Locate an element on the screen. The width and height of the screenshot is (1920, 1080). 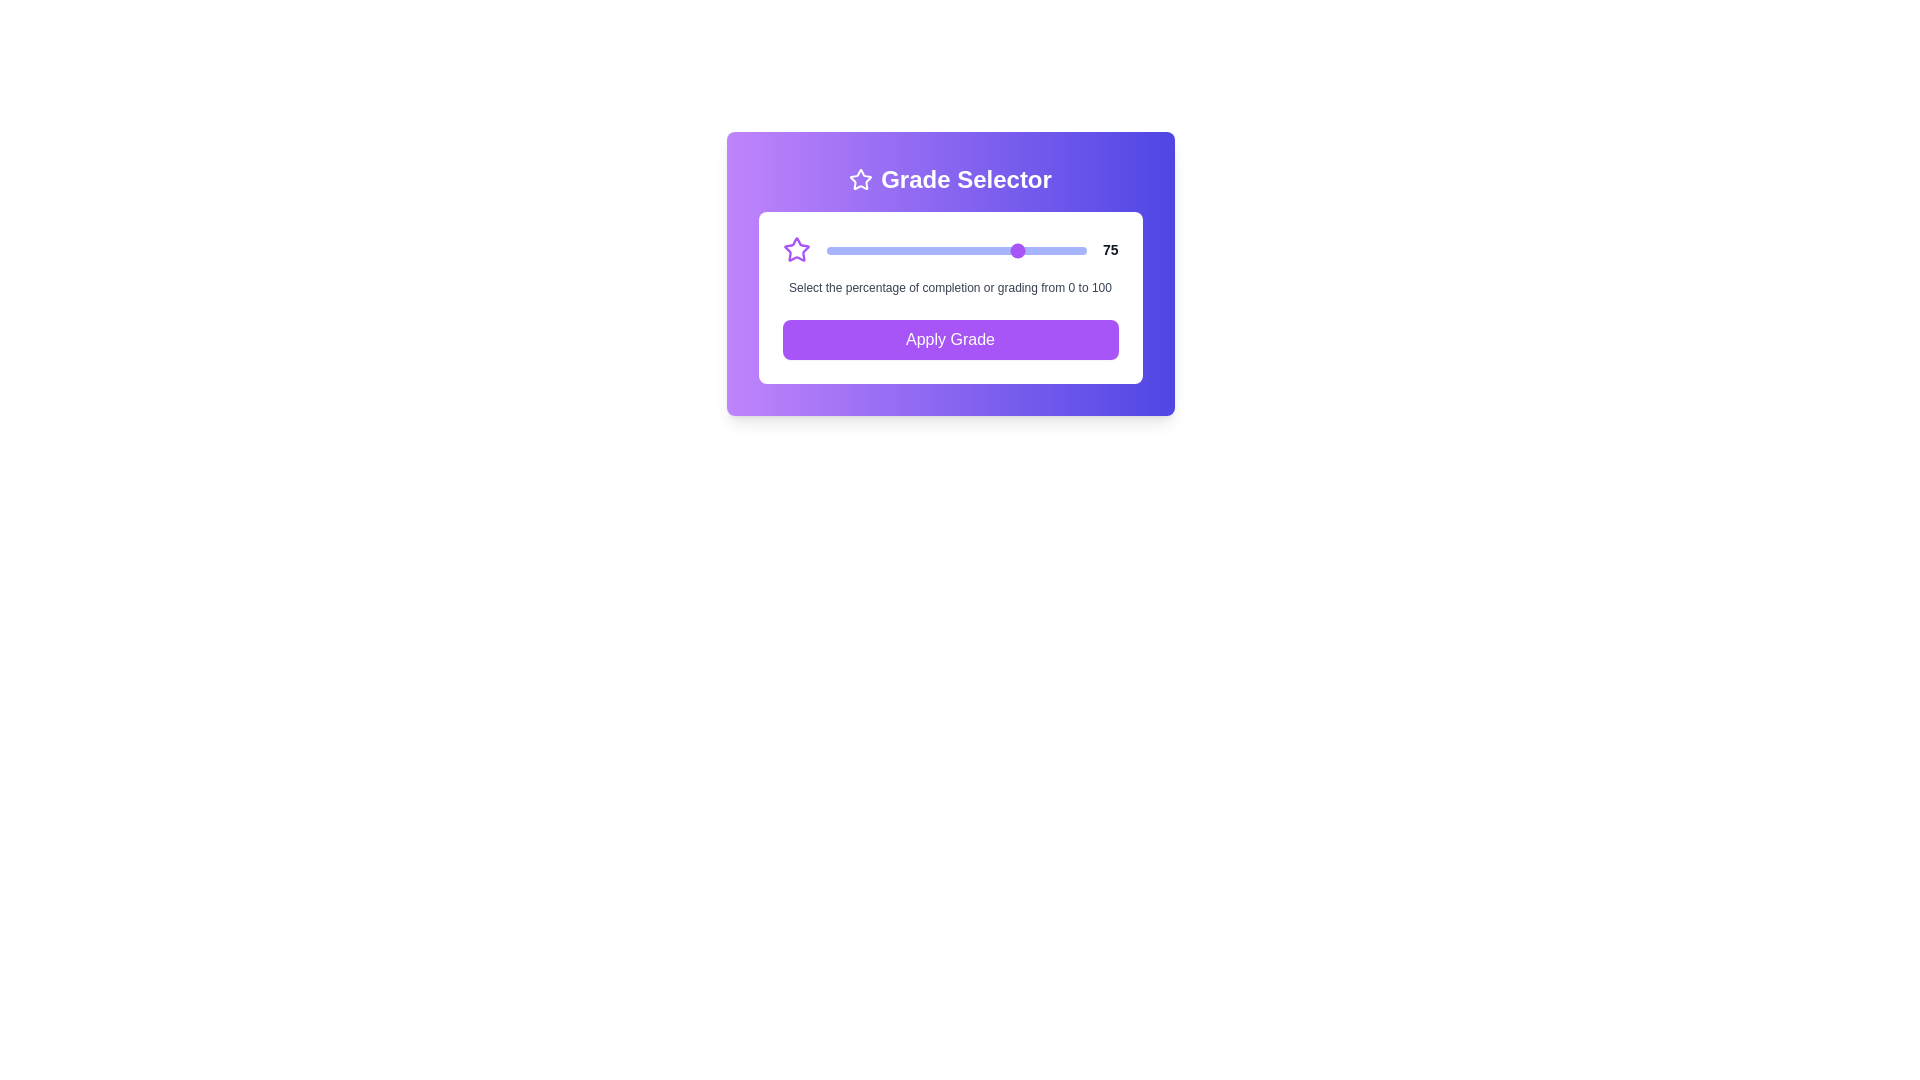
the slider is located at coordinates (865, 249).